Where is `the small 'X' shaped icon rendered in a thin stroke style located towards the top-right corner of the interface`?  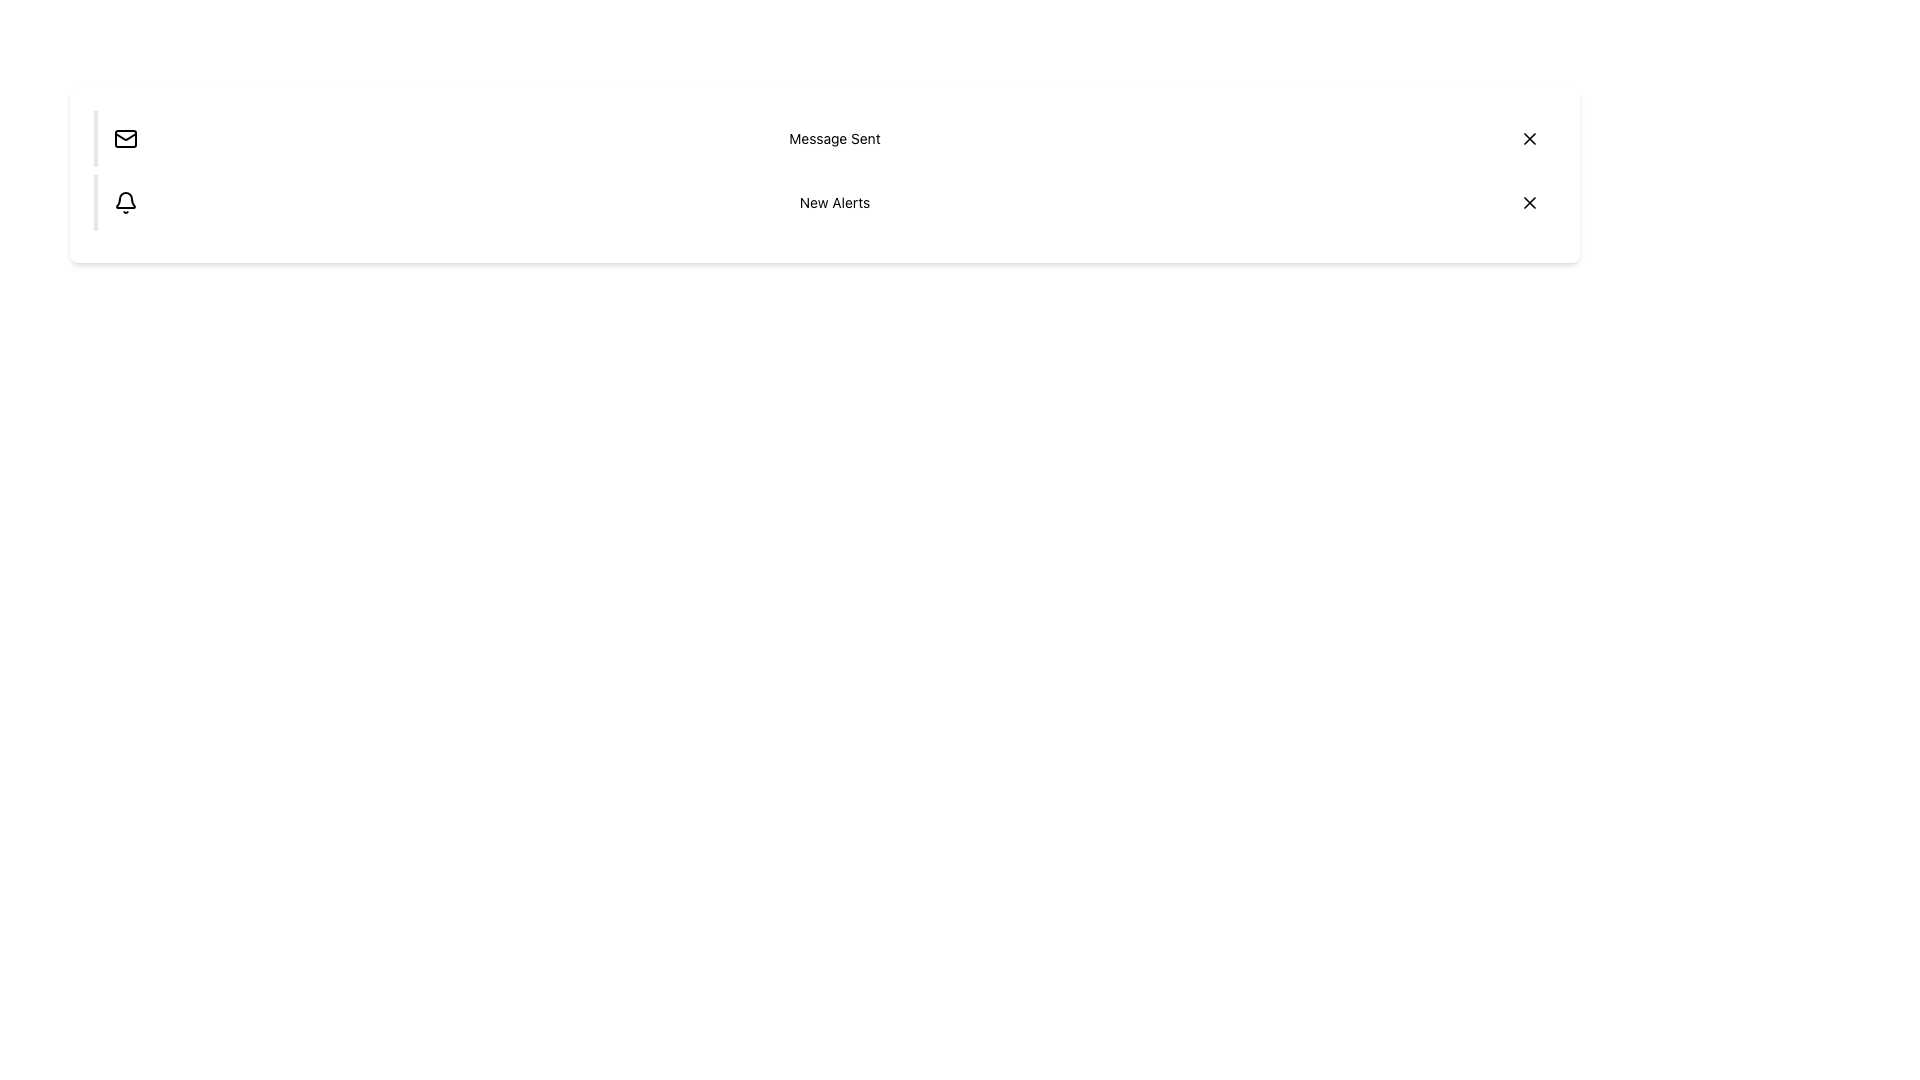 the small 'X' shaped icon rendered in a thin stroke style located towards the top-right corner of the interface is located at coordinates (1529, 203).